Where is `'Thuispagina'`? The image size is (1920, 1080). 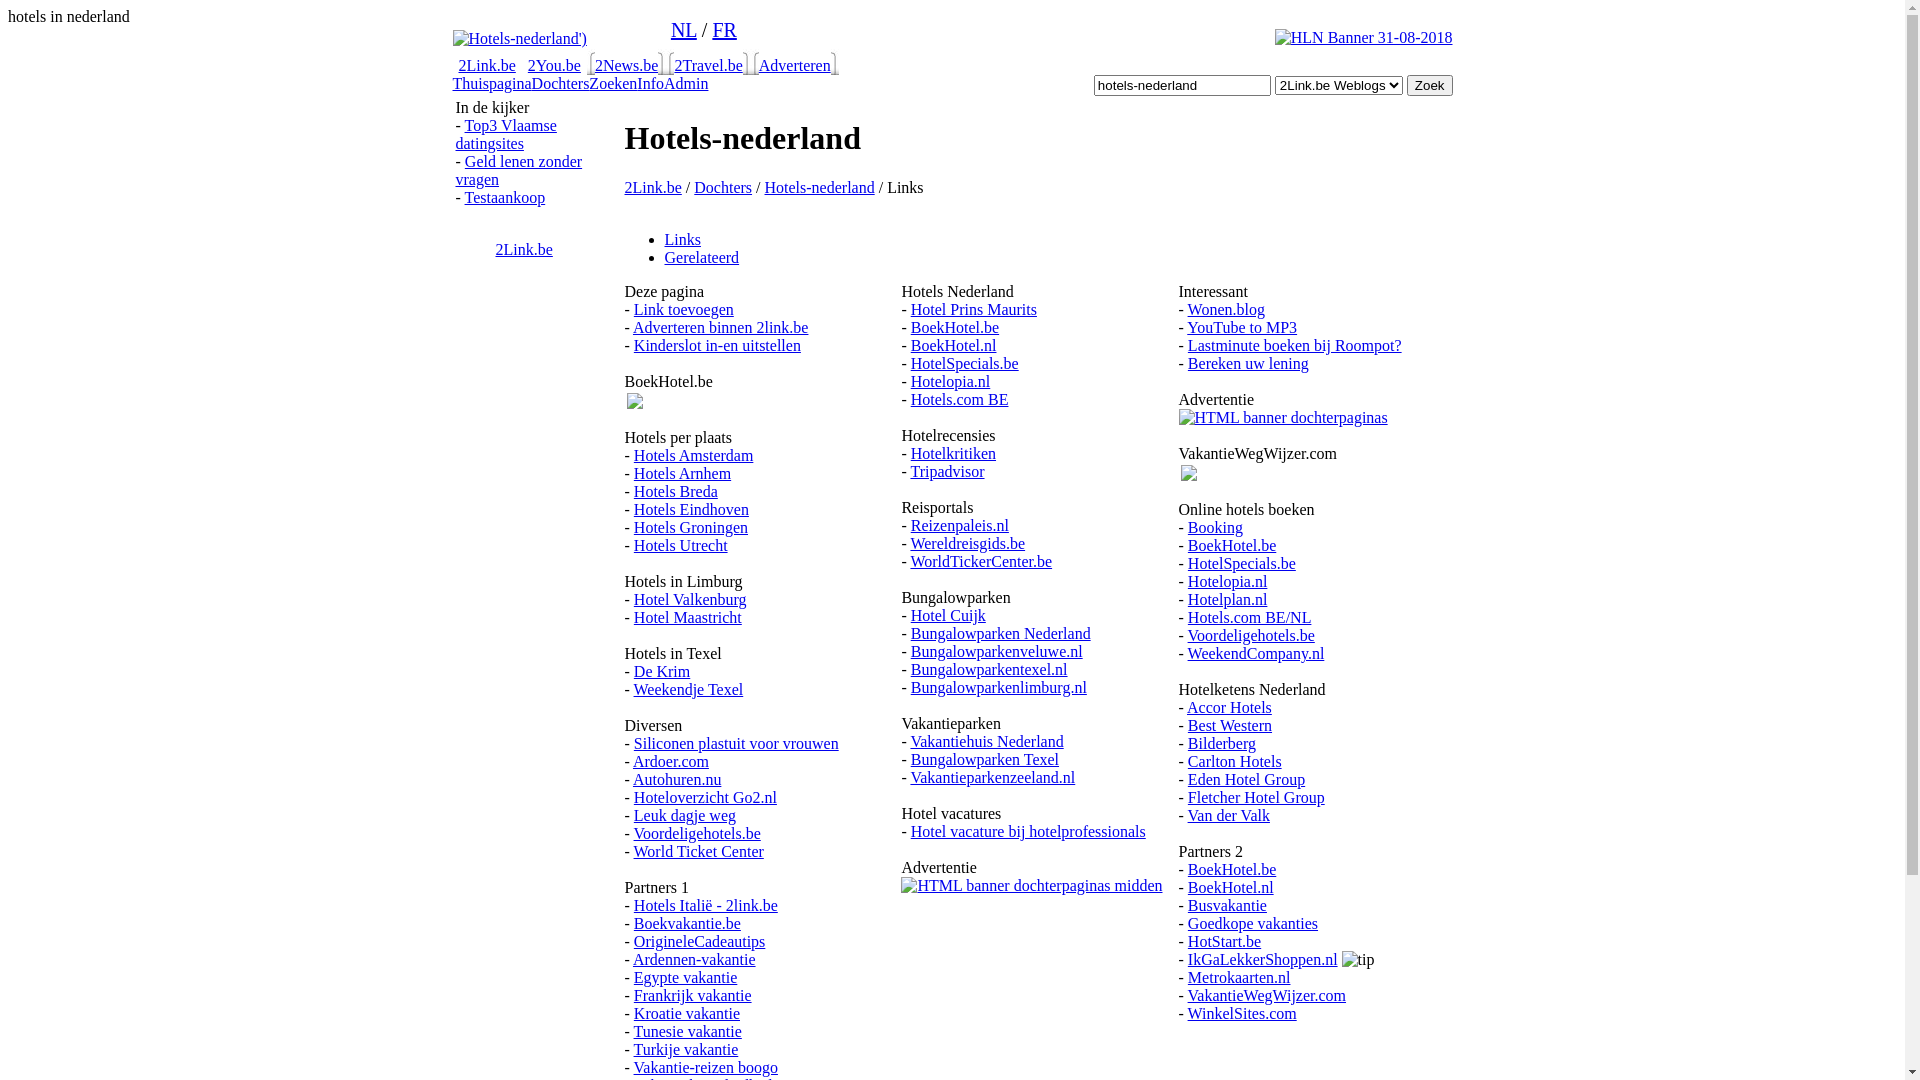 'Thuispagina' is located at coordinates (491, 82).